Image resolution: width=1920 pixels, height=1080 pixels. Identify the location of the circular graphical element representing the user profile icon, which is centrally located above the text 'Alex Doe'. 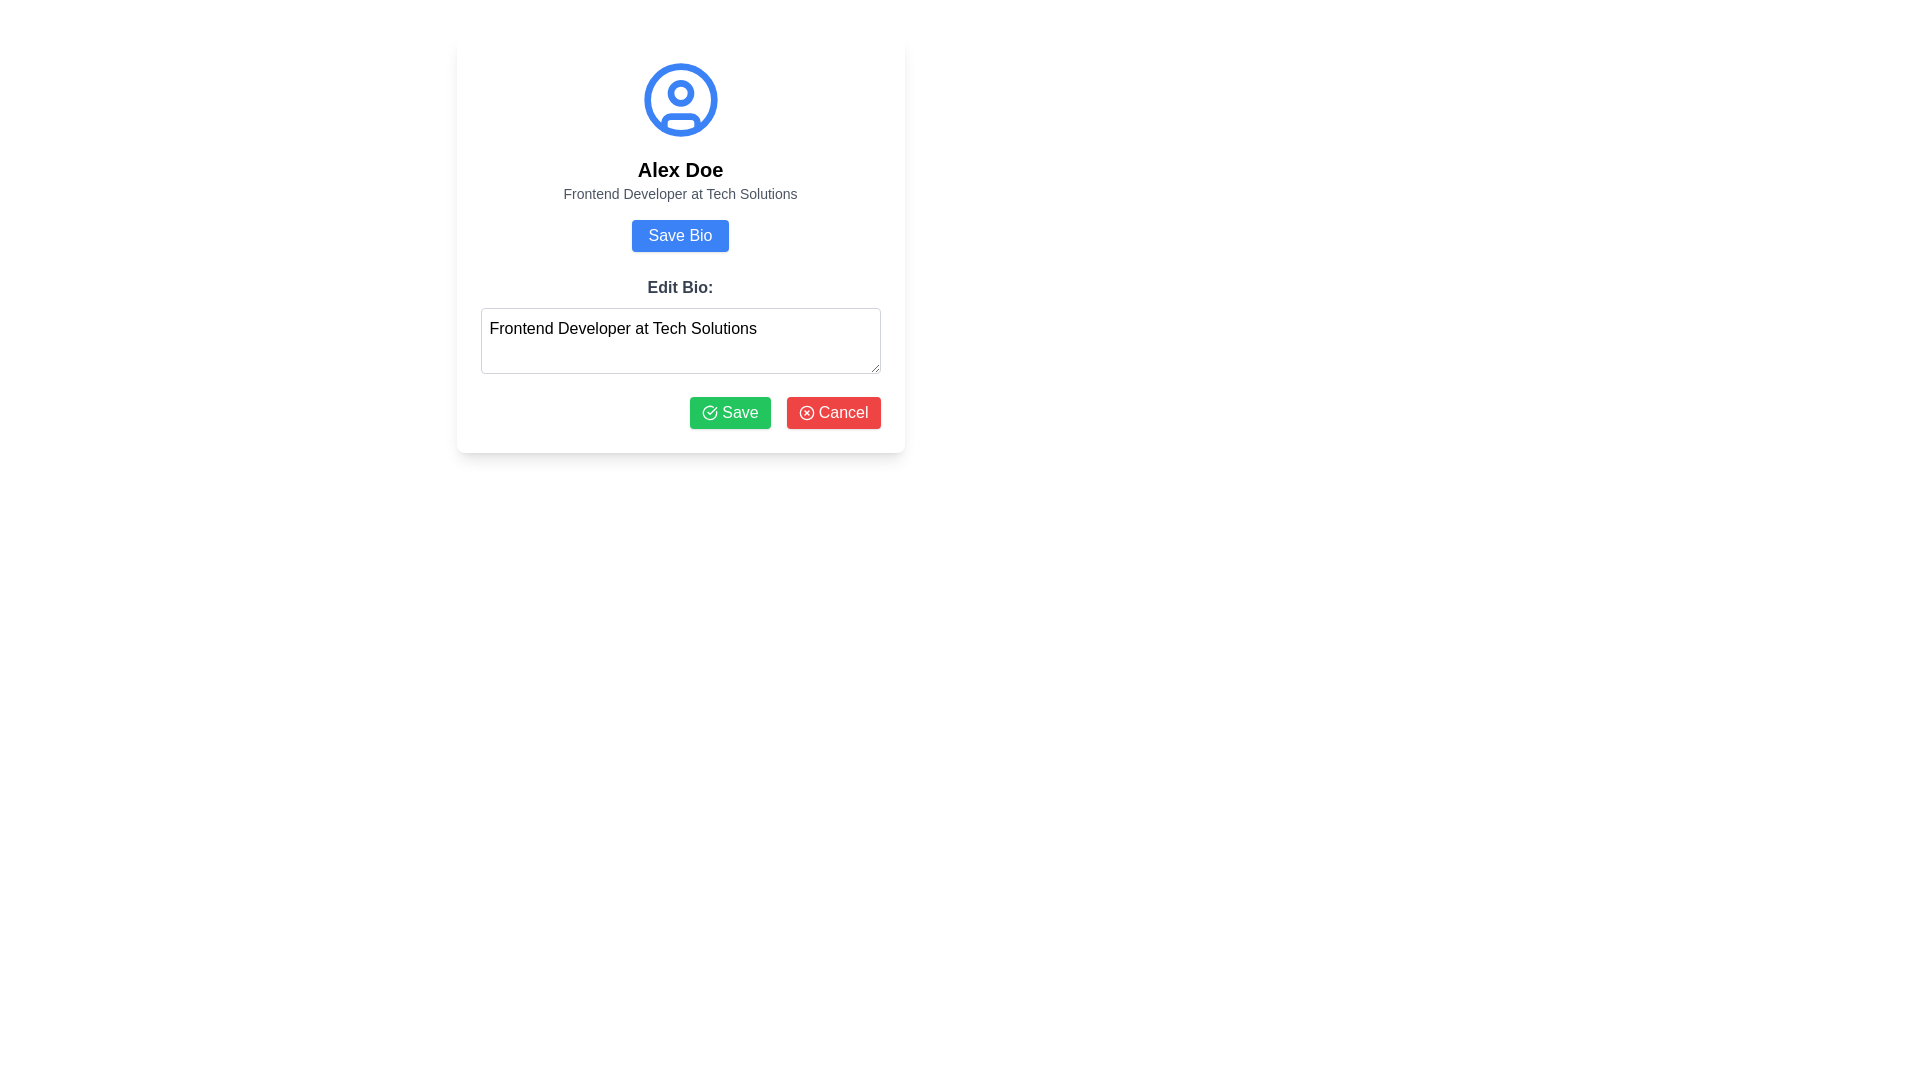
(680, 100).